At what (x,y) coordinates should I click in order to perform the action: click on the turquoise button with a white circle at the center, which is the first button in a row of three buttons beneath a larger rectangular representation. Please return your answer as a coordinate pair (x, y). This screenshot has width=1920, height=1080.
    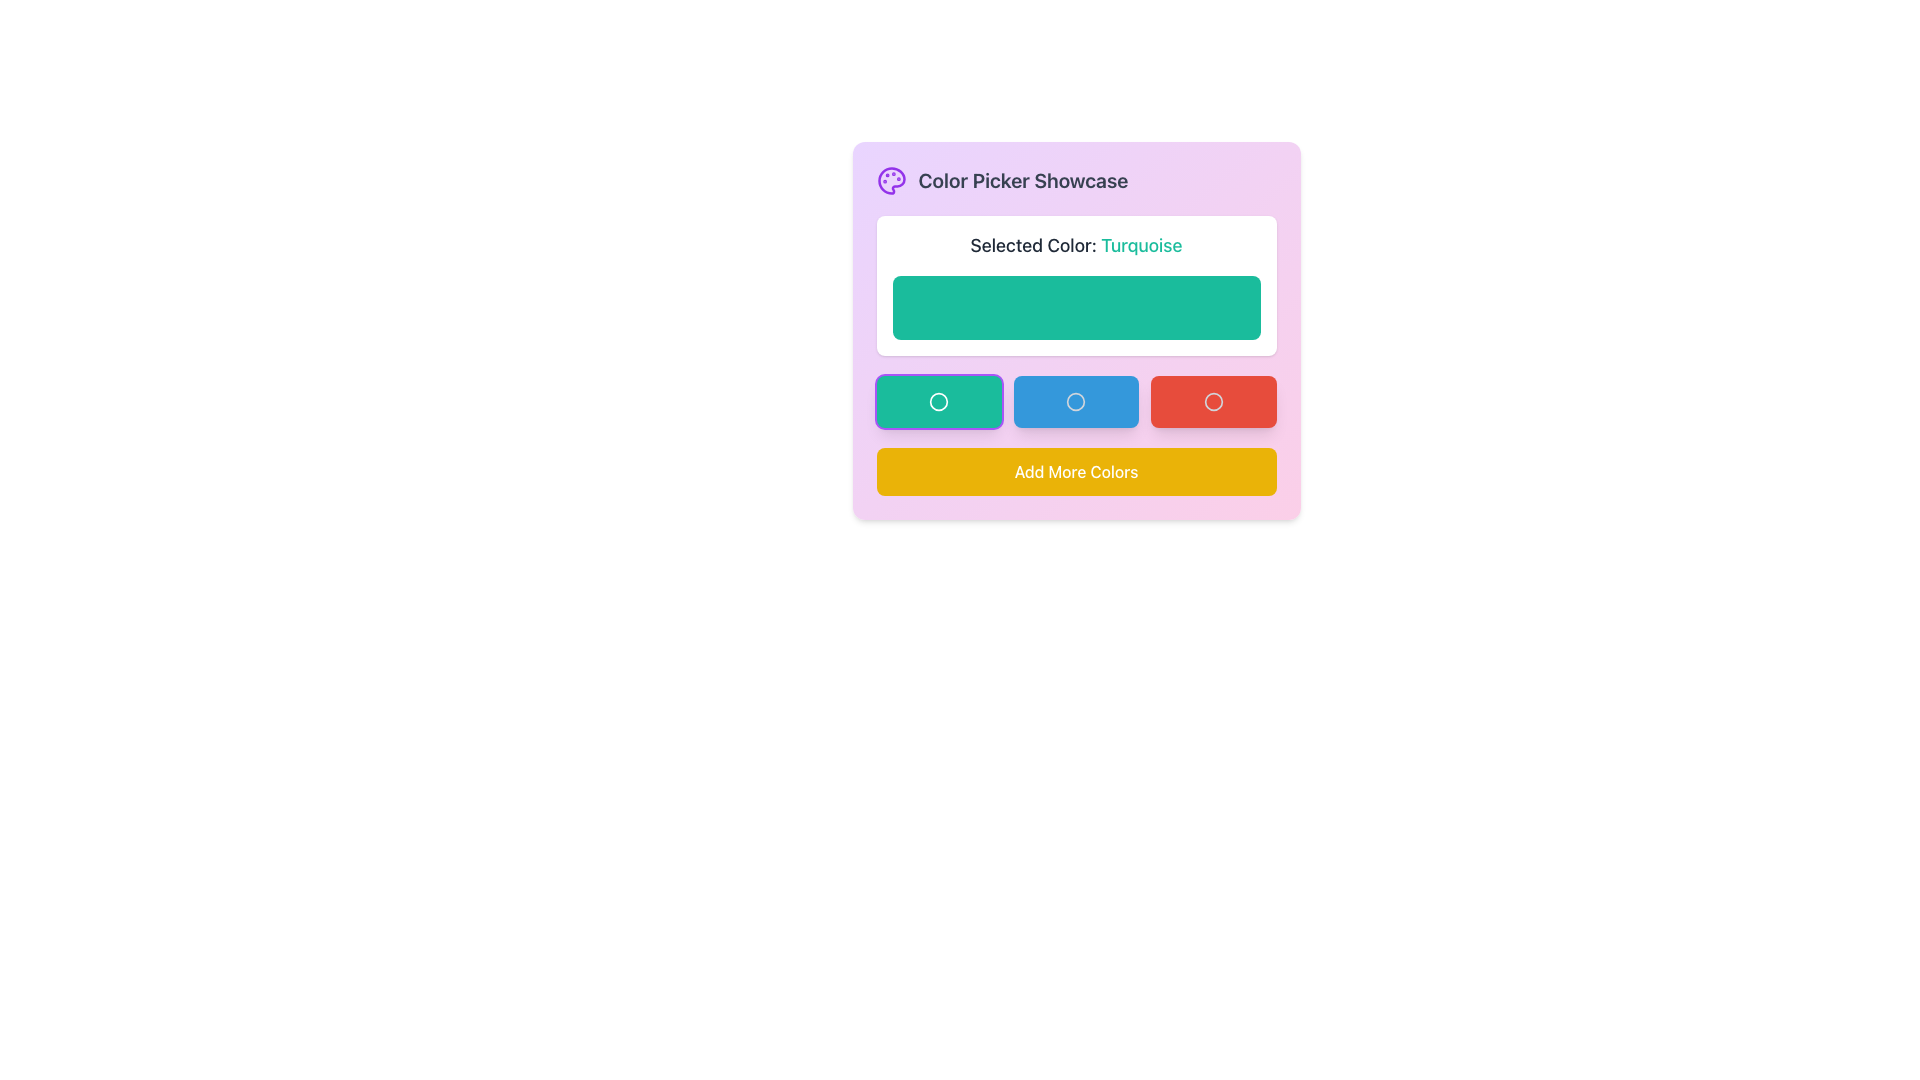
    Looking at the image, I should click on (938, 401).